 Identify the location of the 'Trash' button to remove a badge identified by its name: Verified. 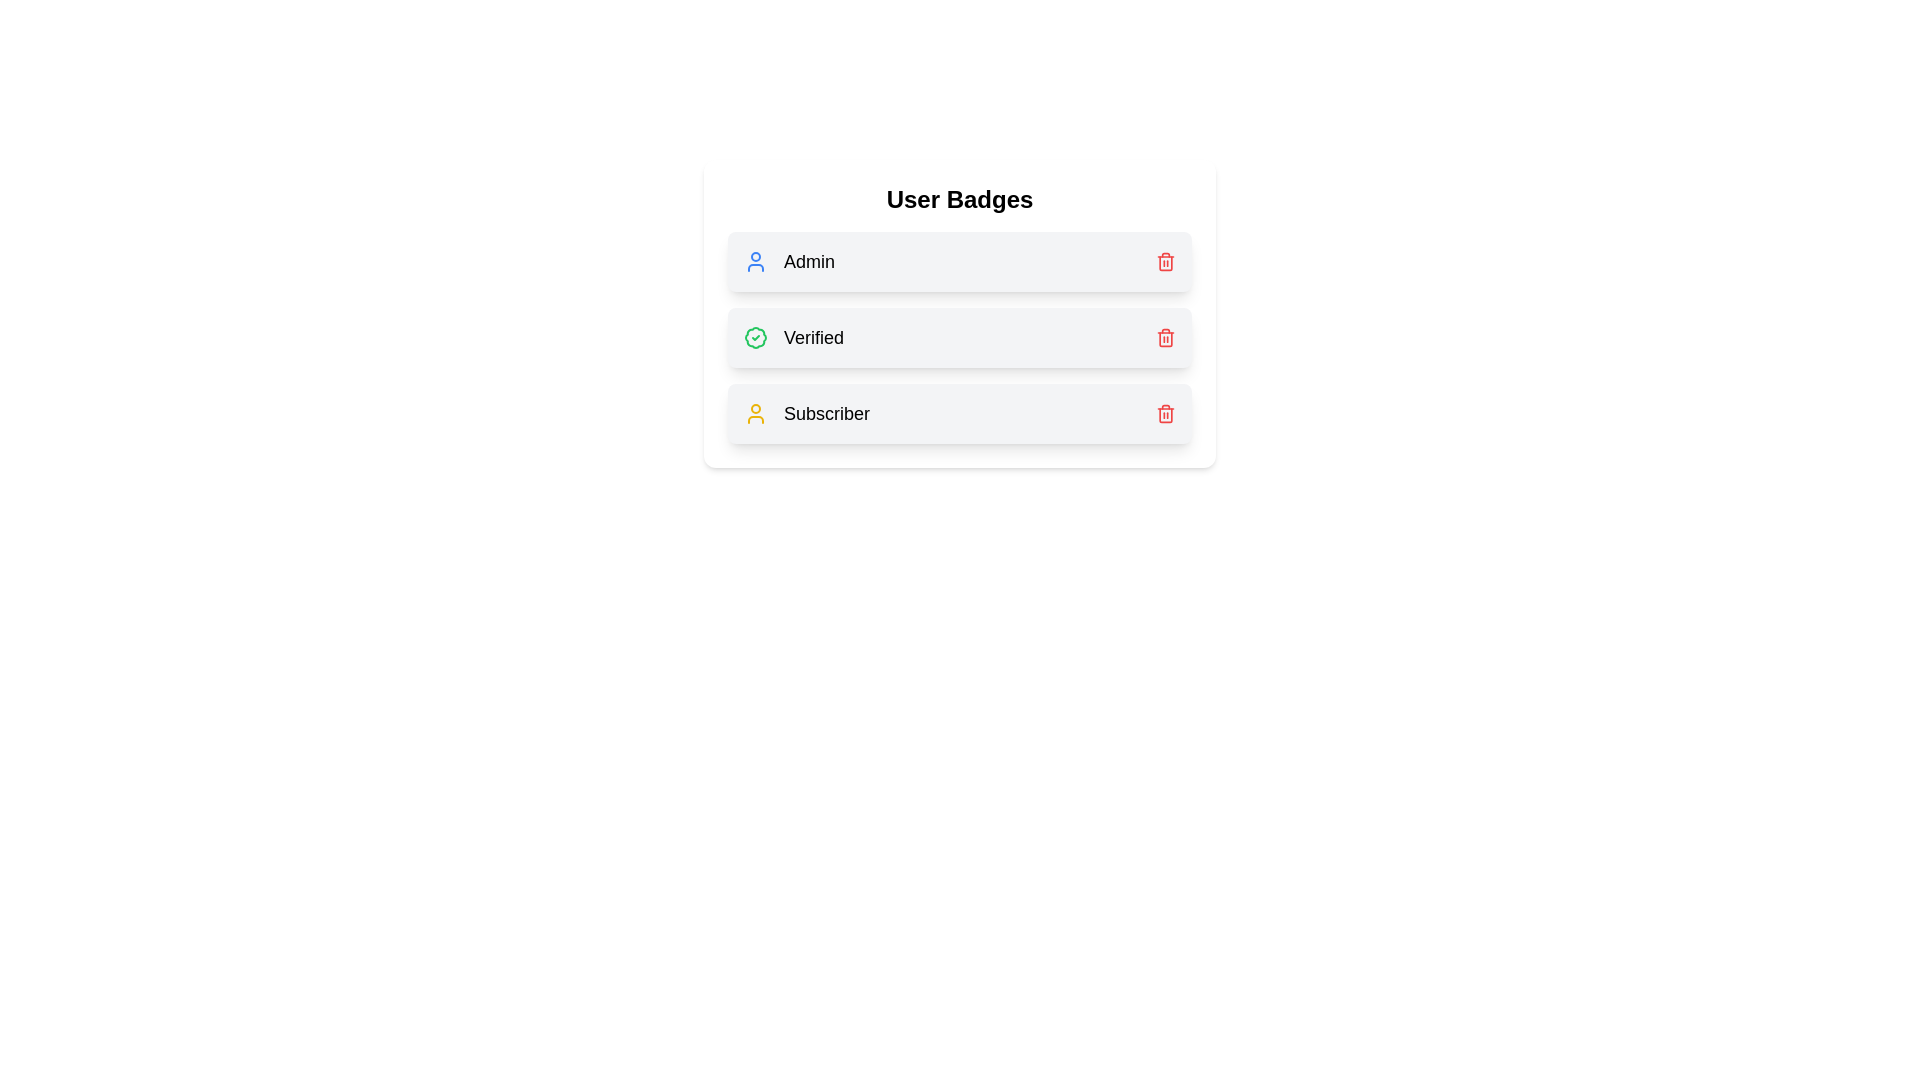
(1166, 337).